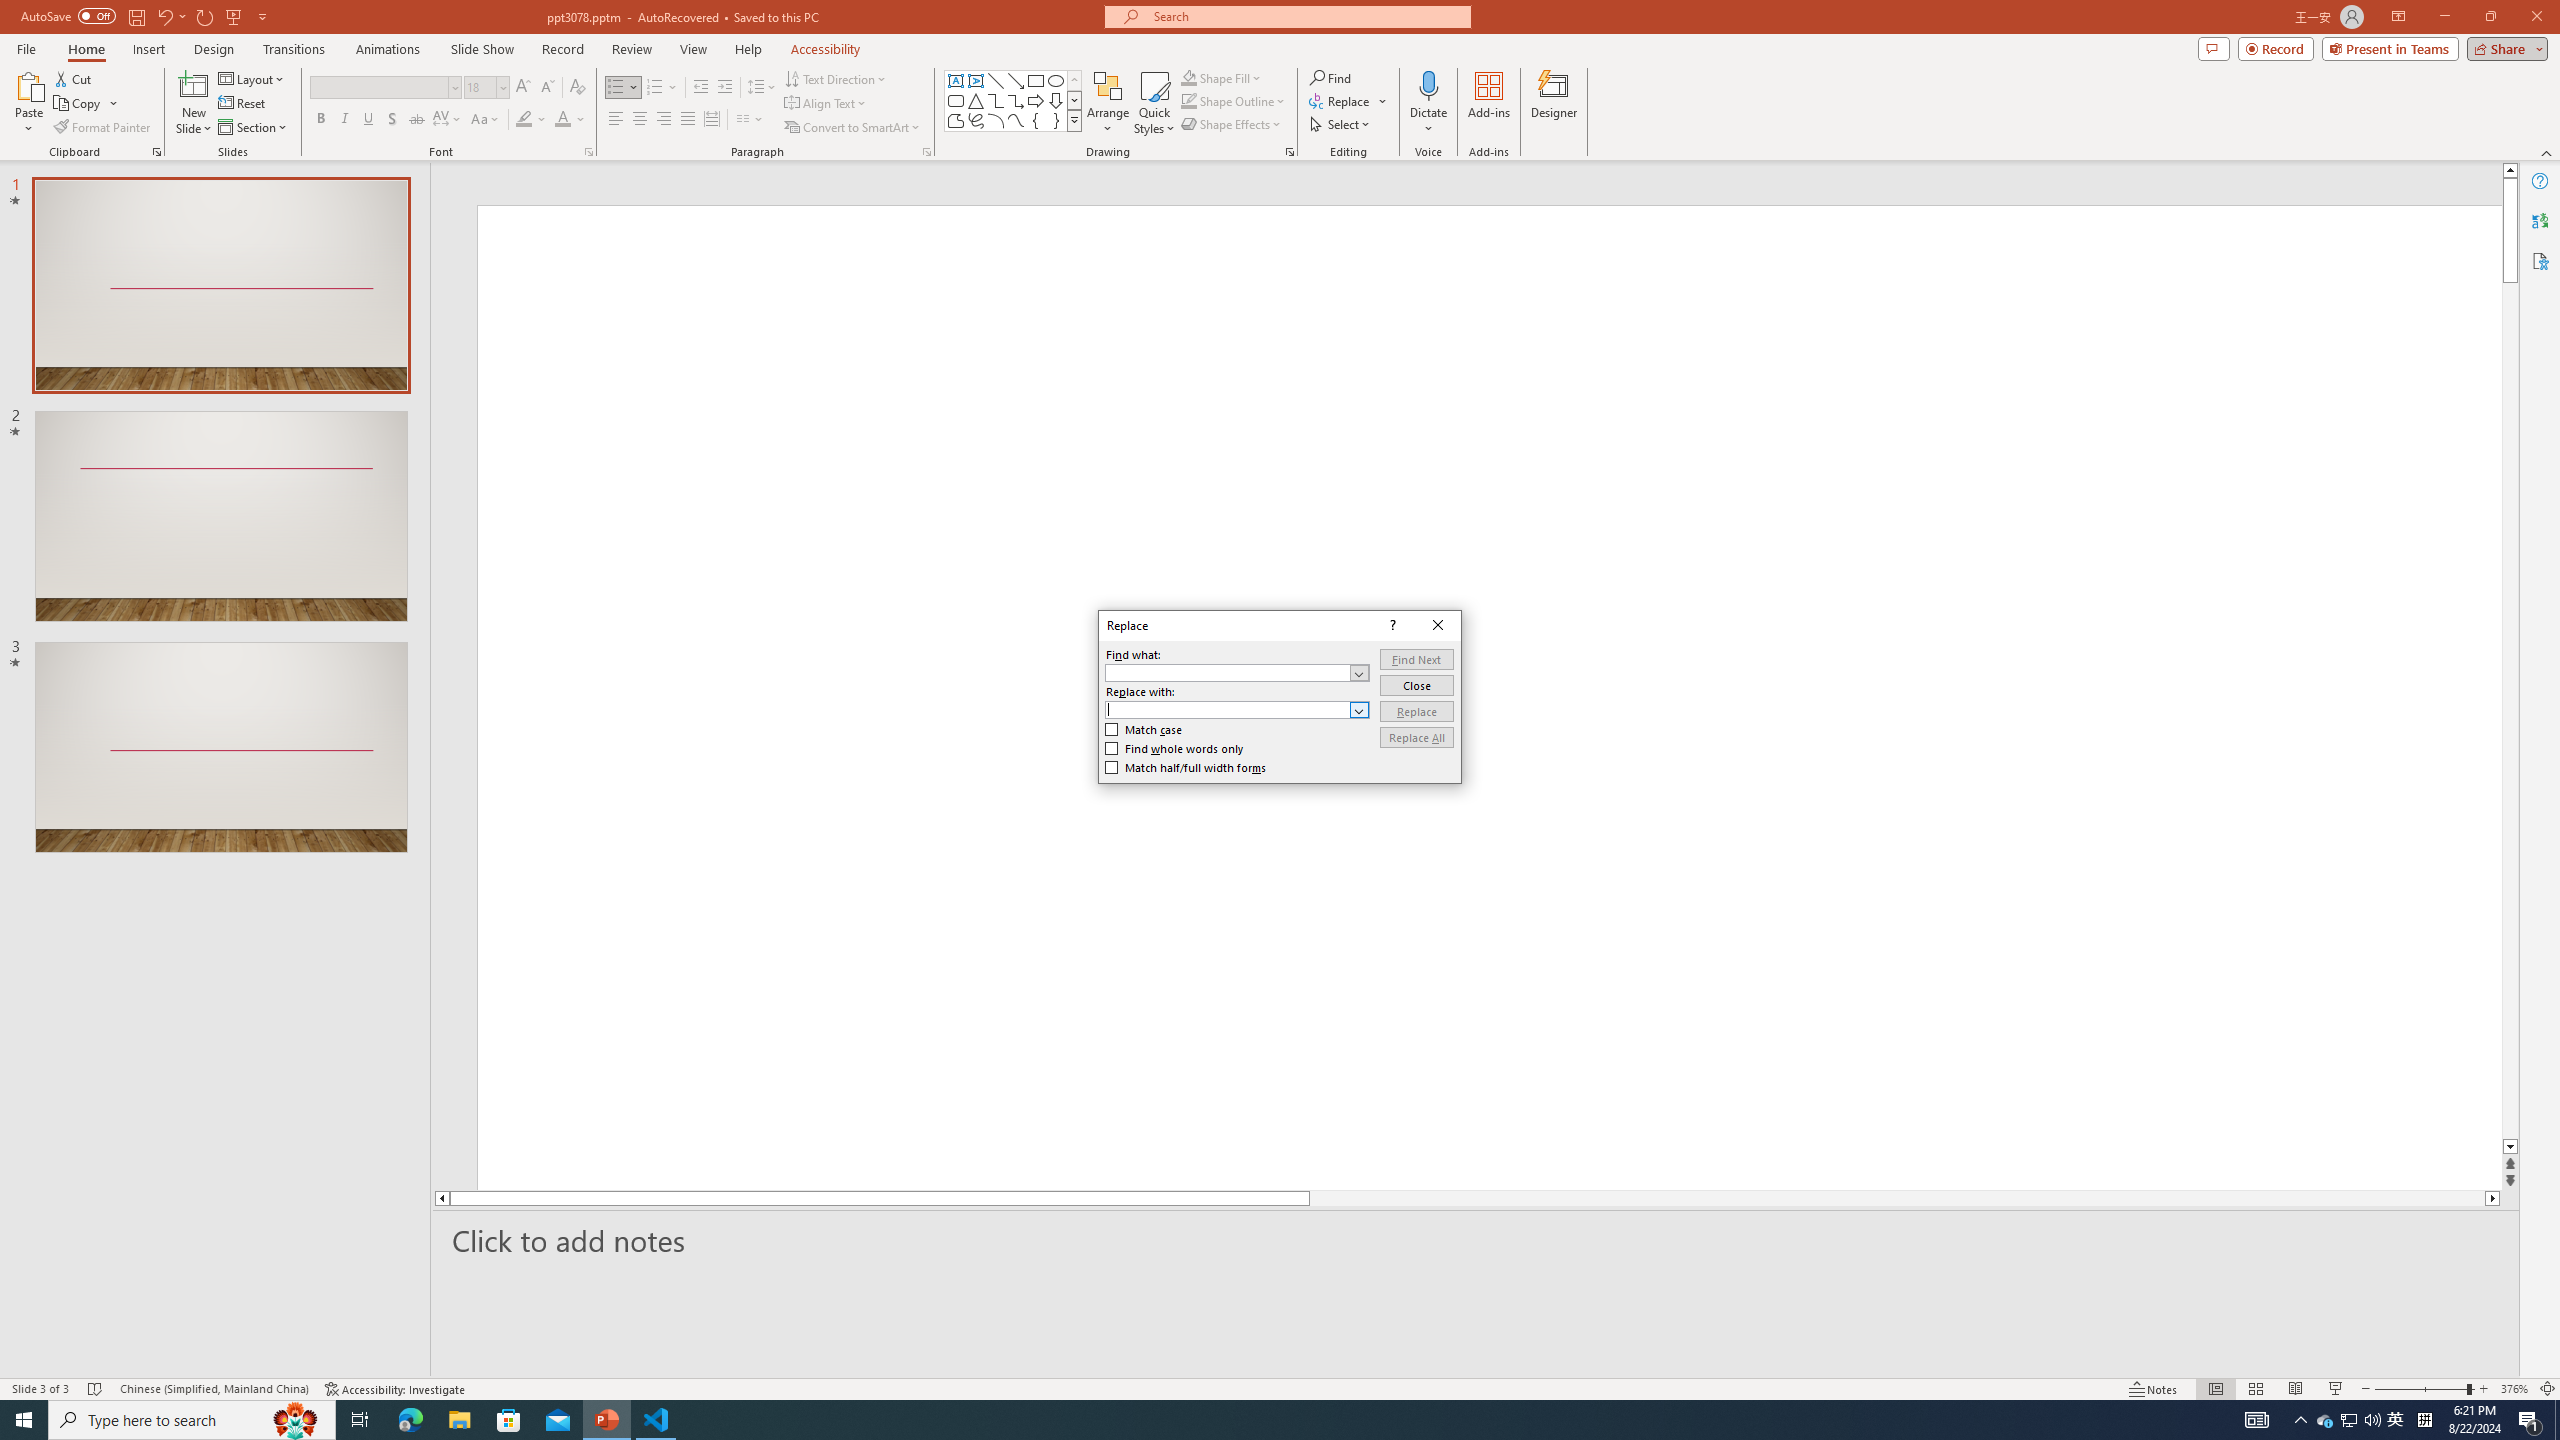 This screenshot has width=2560, height=1440. Describe the element at coordinates (1427, 103) in the screenshot. I see `'Dictate'` at that location.